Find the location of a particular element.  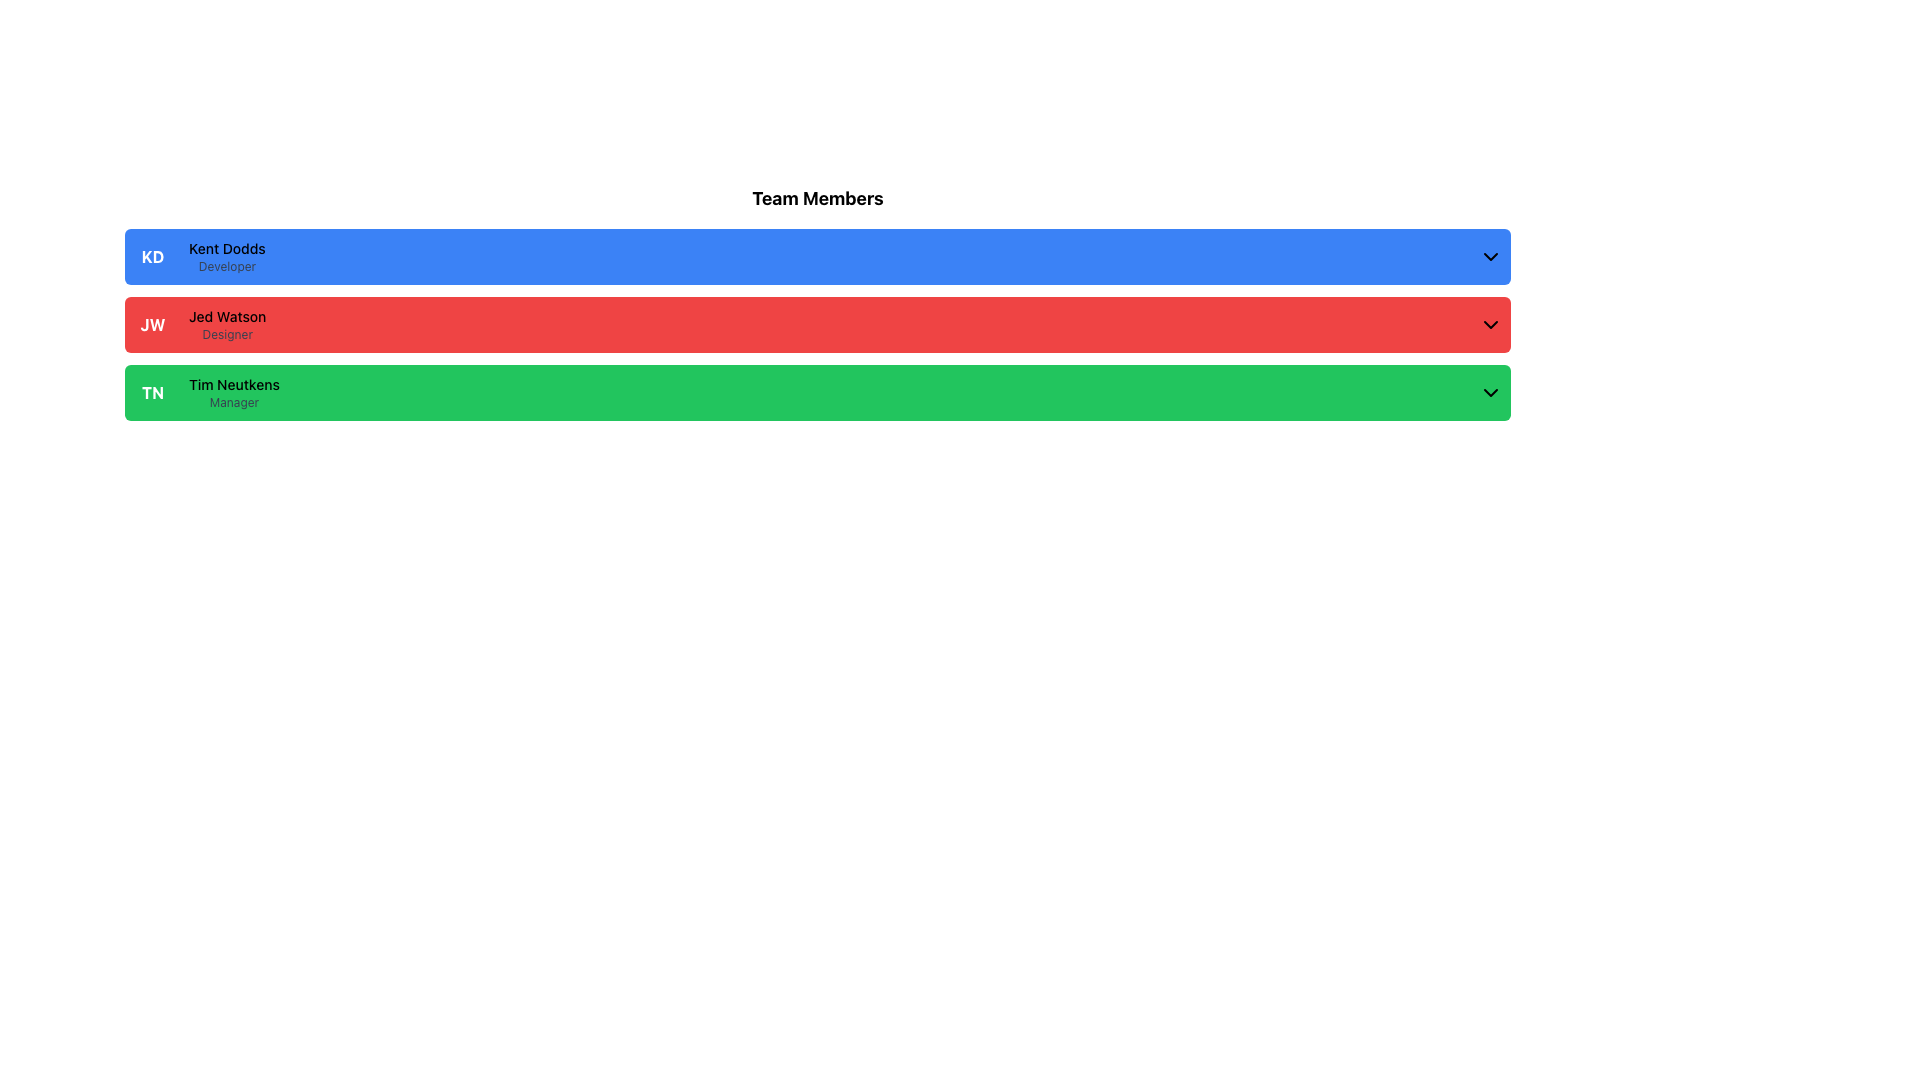

the text label indicating the role or title of the user 'Kent Dodds', which is located directly below the name within the blue rectangular section is located at coordinates (227, 265).